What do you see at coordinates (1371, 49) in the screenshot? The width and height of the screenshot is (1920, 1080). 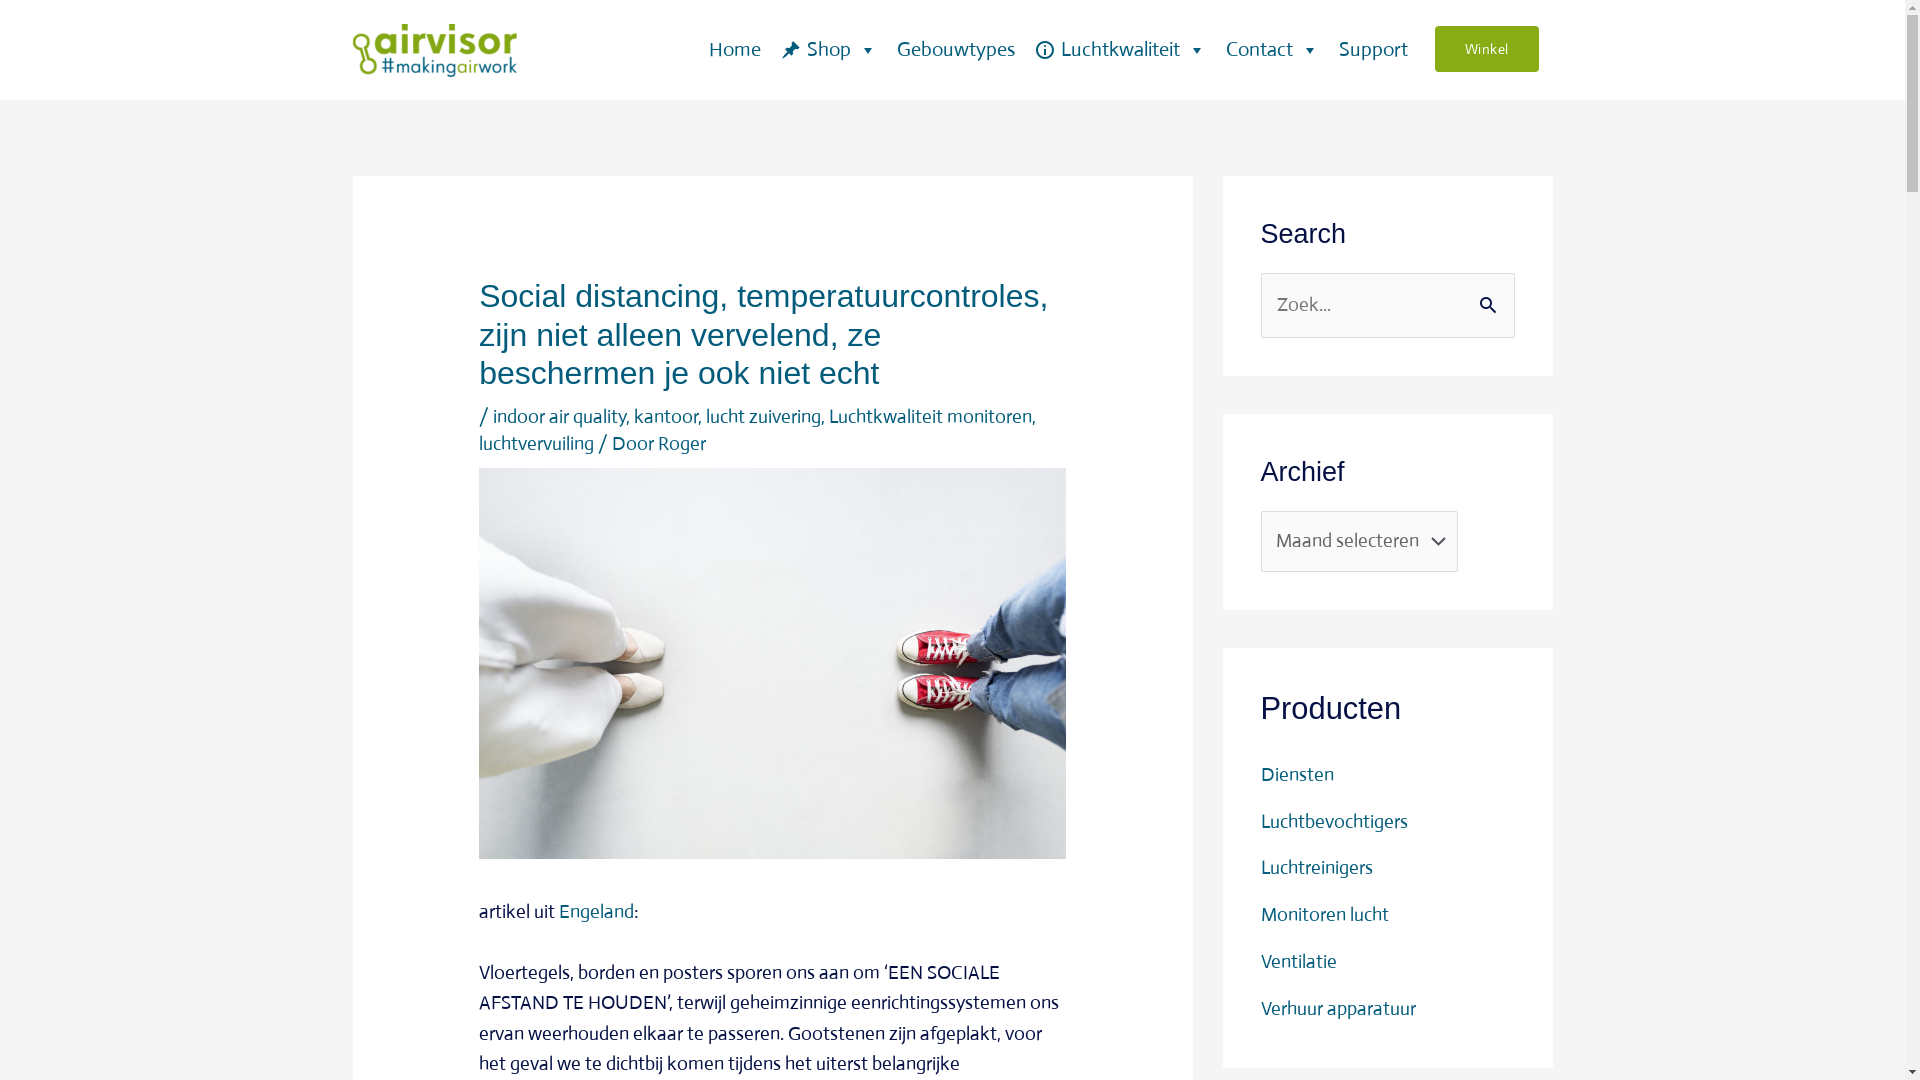 I see `'Support'` at bounding box center [1371, 49].